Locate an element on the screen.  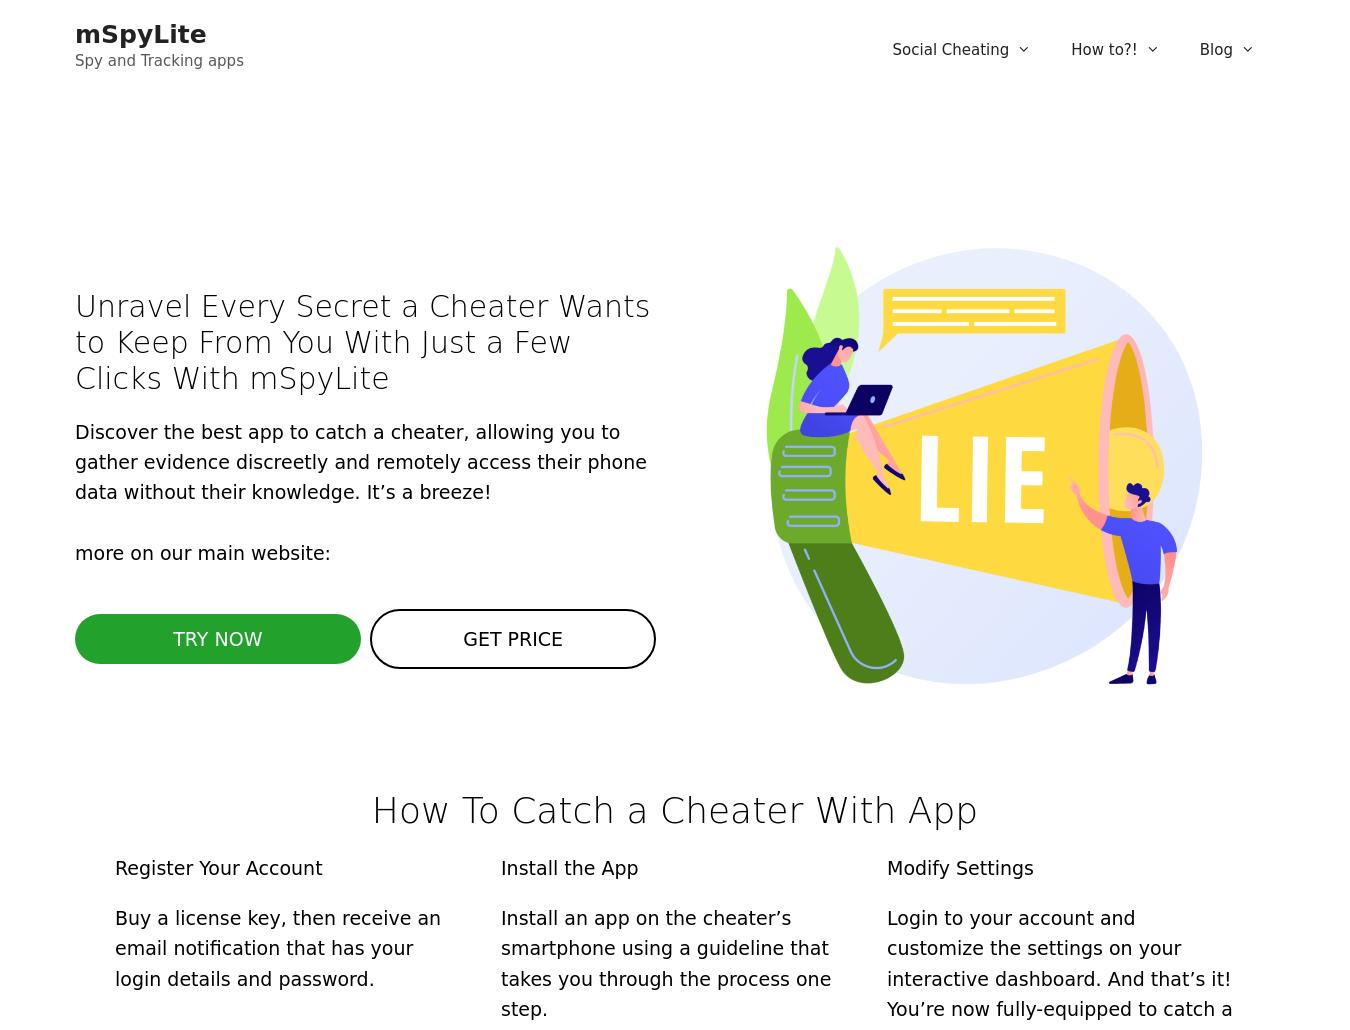
'Buy a license key, then receive an email notification that has your login details and password.' is located at coordinates (276, 946).